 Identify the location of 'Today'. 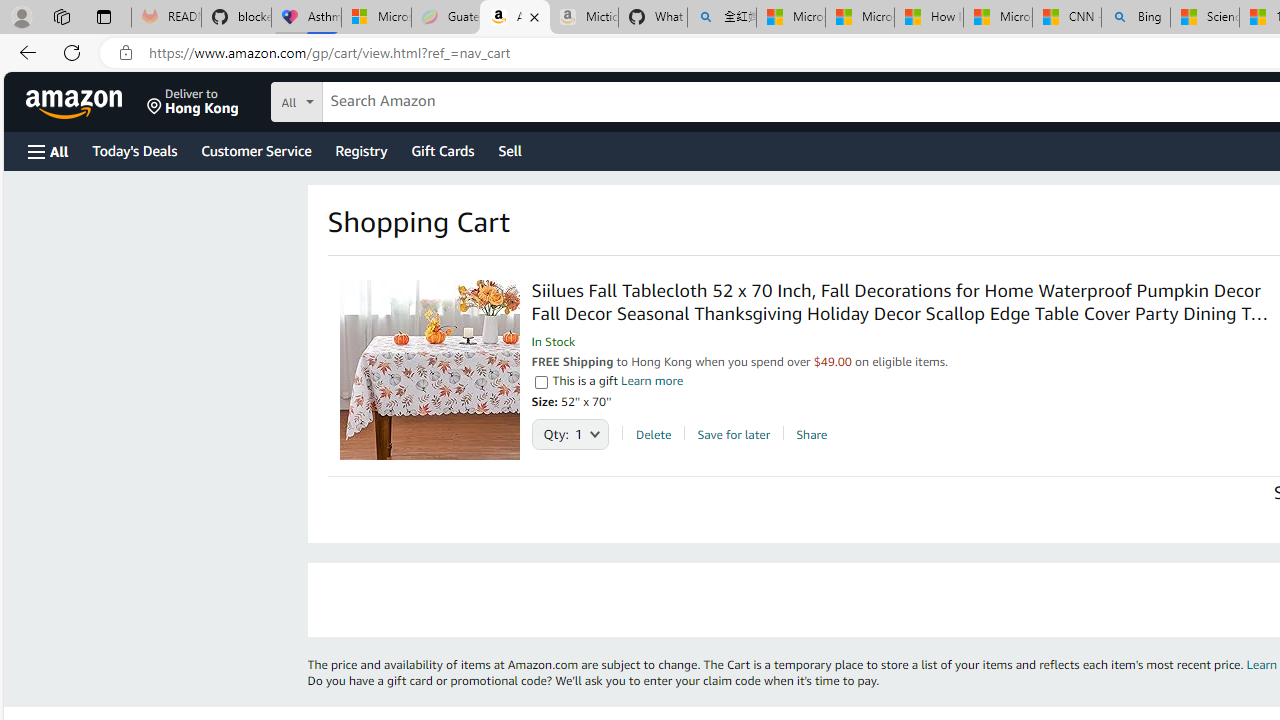
(133, 149).